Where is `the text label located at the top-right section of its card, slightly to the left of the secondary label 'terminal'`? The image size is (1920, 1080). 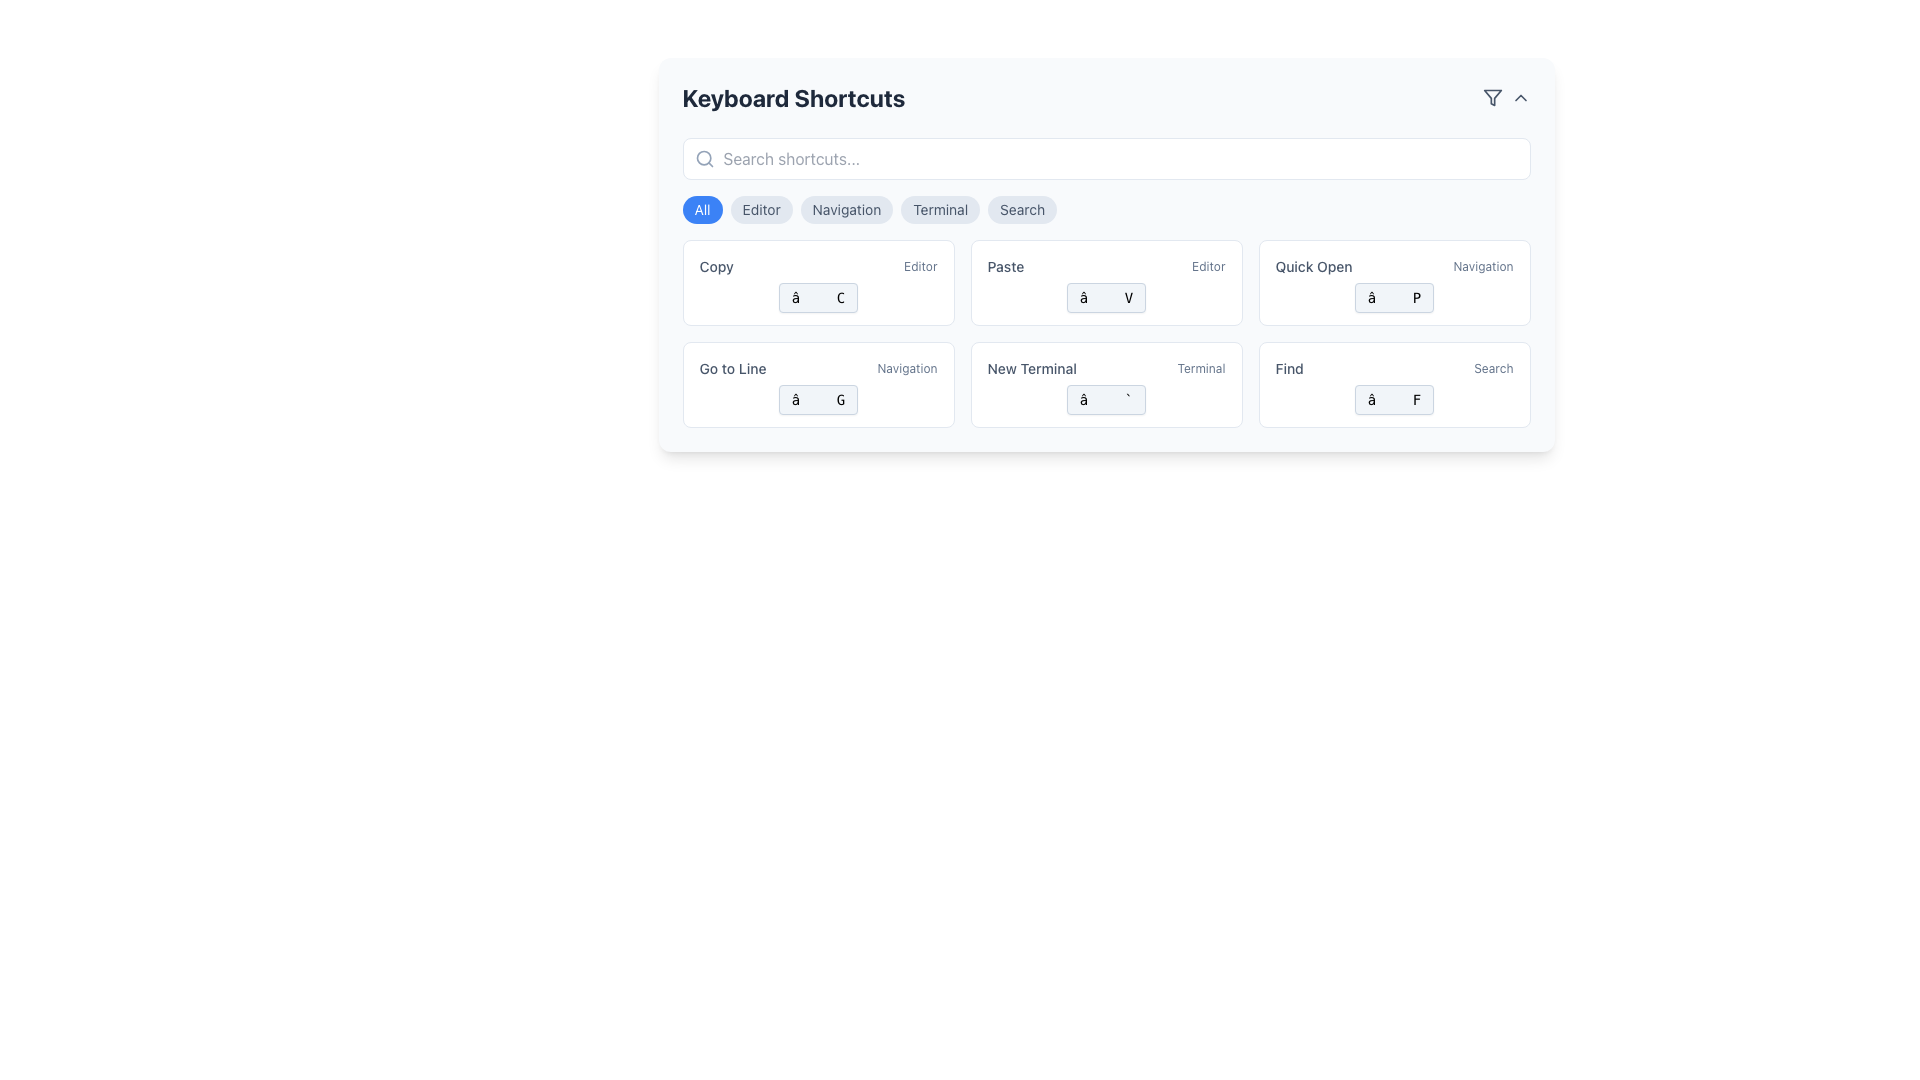 the text label located at the top-right section of its card, slightly to the left of the secondary label 'terminal' is located at coordinates (1032, 369).